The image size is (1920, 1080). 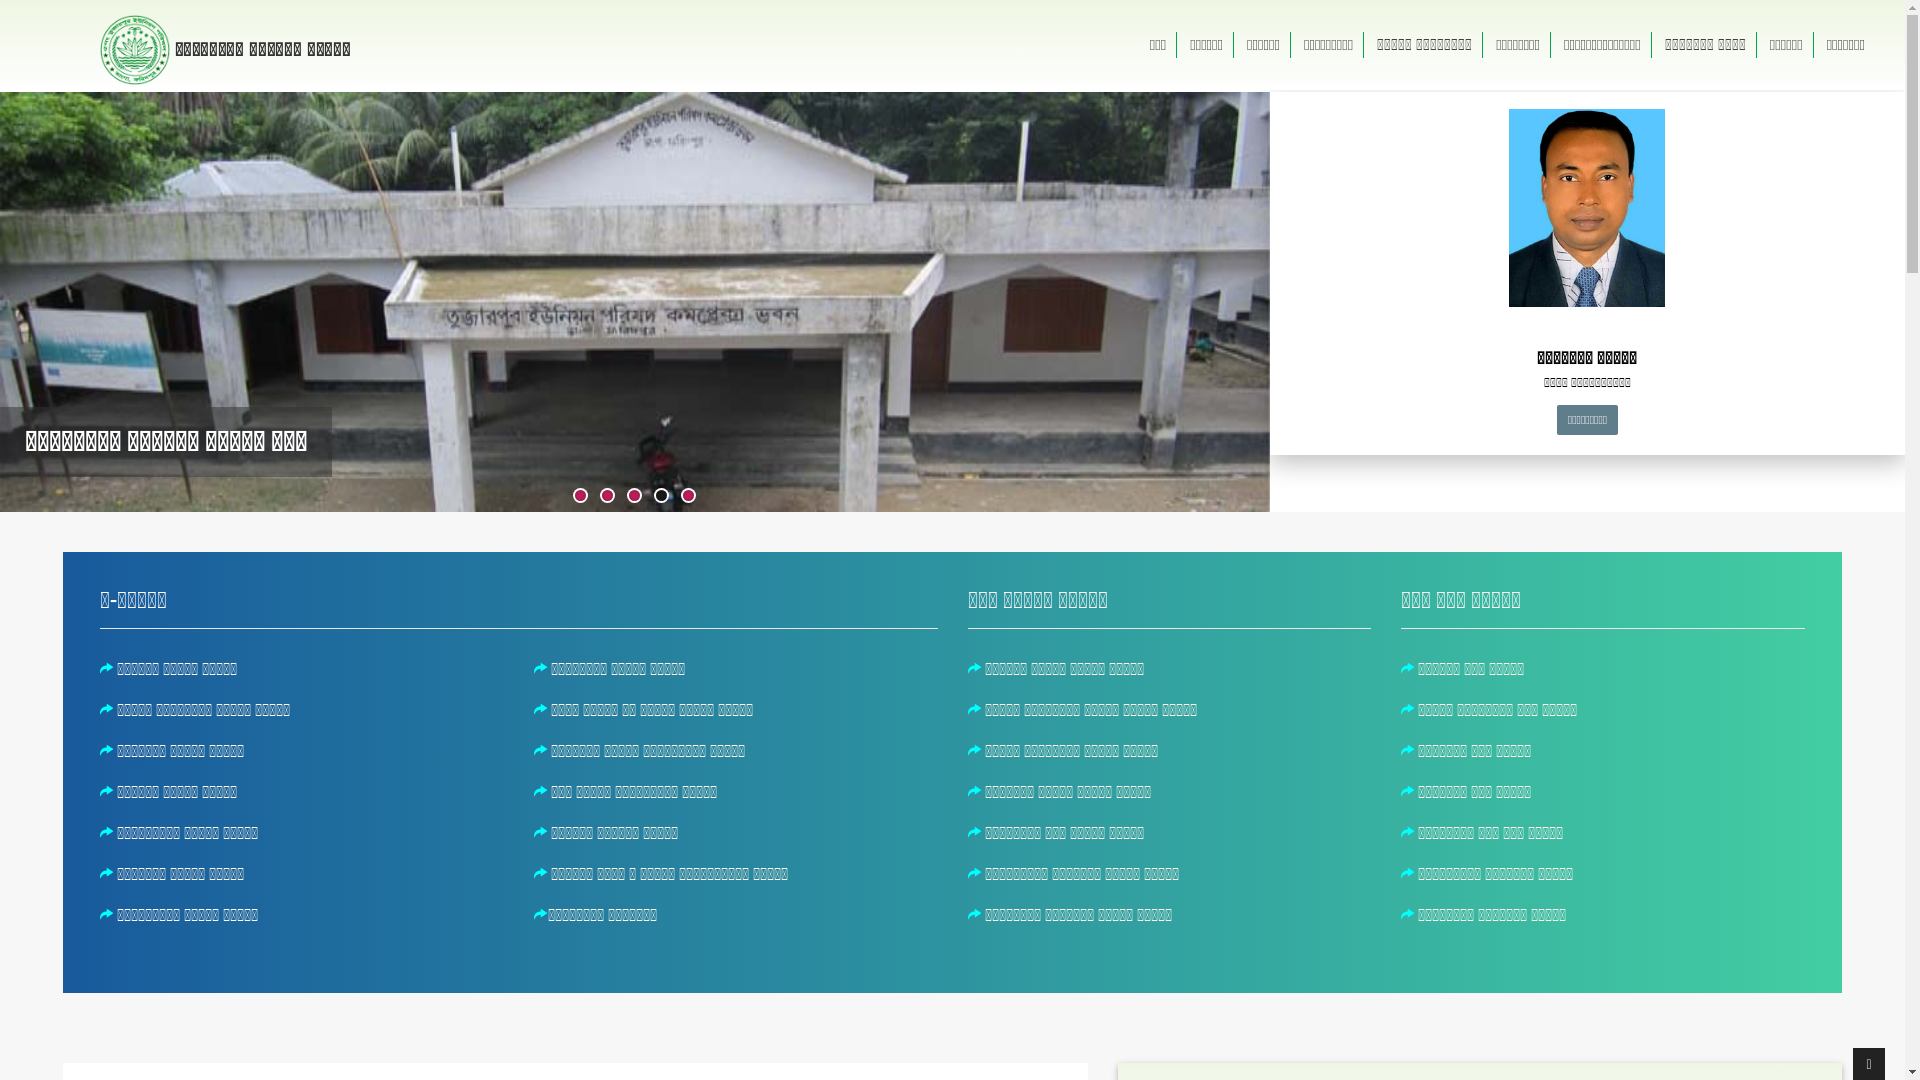 What do you see at coordinates (688, 495) in the screenshot?
I see `'5'` at bounding box center [688, 495].